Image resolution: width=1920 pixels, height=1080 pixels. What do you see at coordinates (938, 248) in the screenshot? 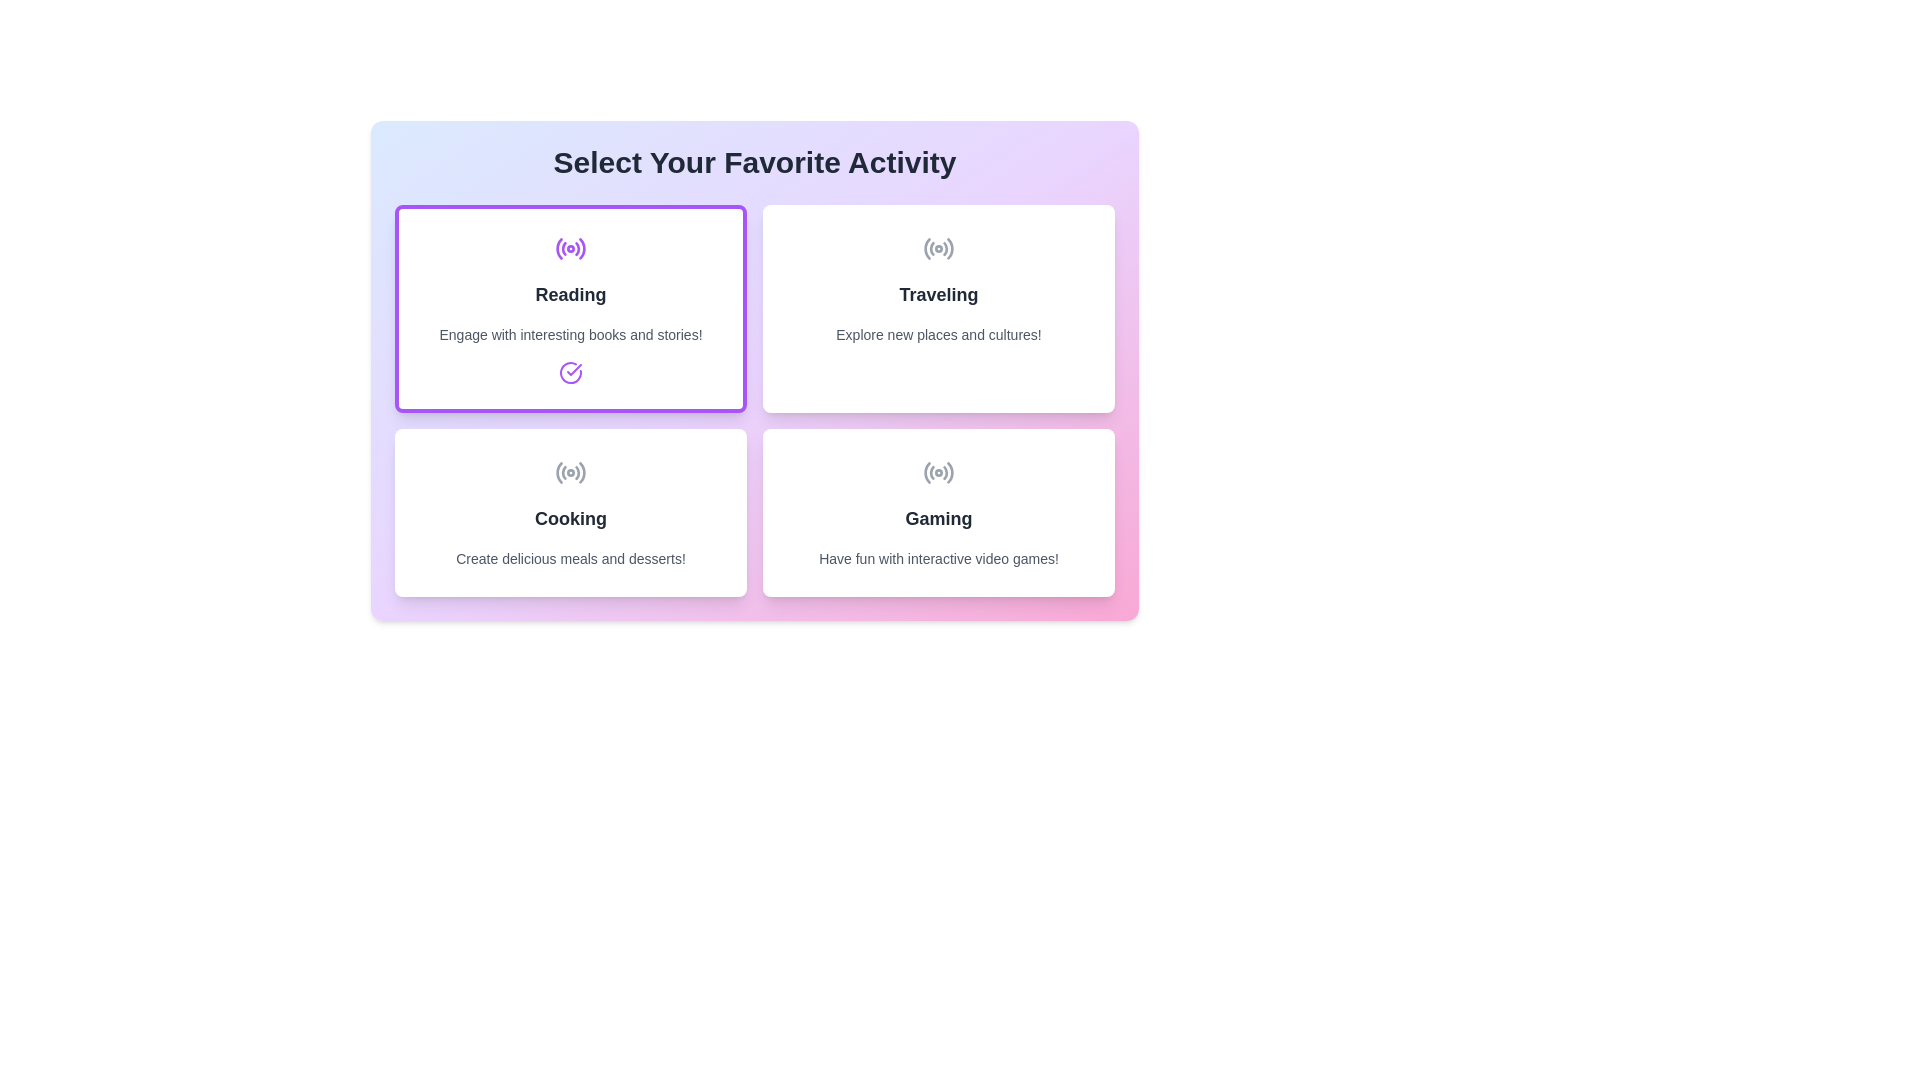
I see `the small circular radio signal icon with concentric arcs, located in the top-right area of the 'Traveling' card, above the bold 'Traveling' label` at bounding box center [938, 248].